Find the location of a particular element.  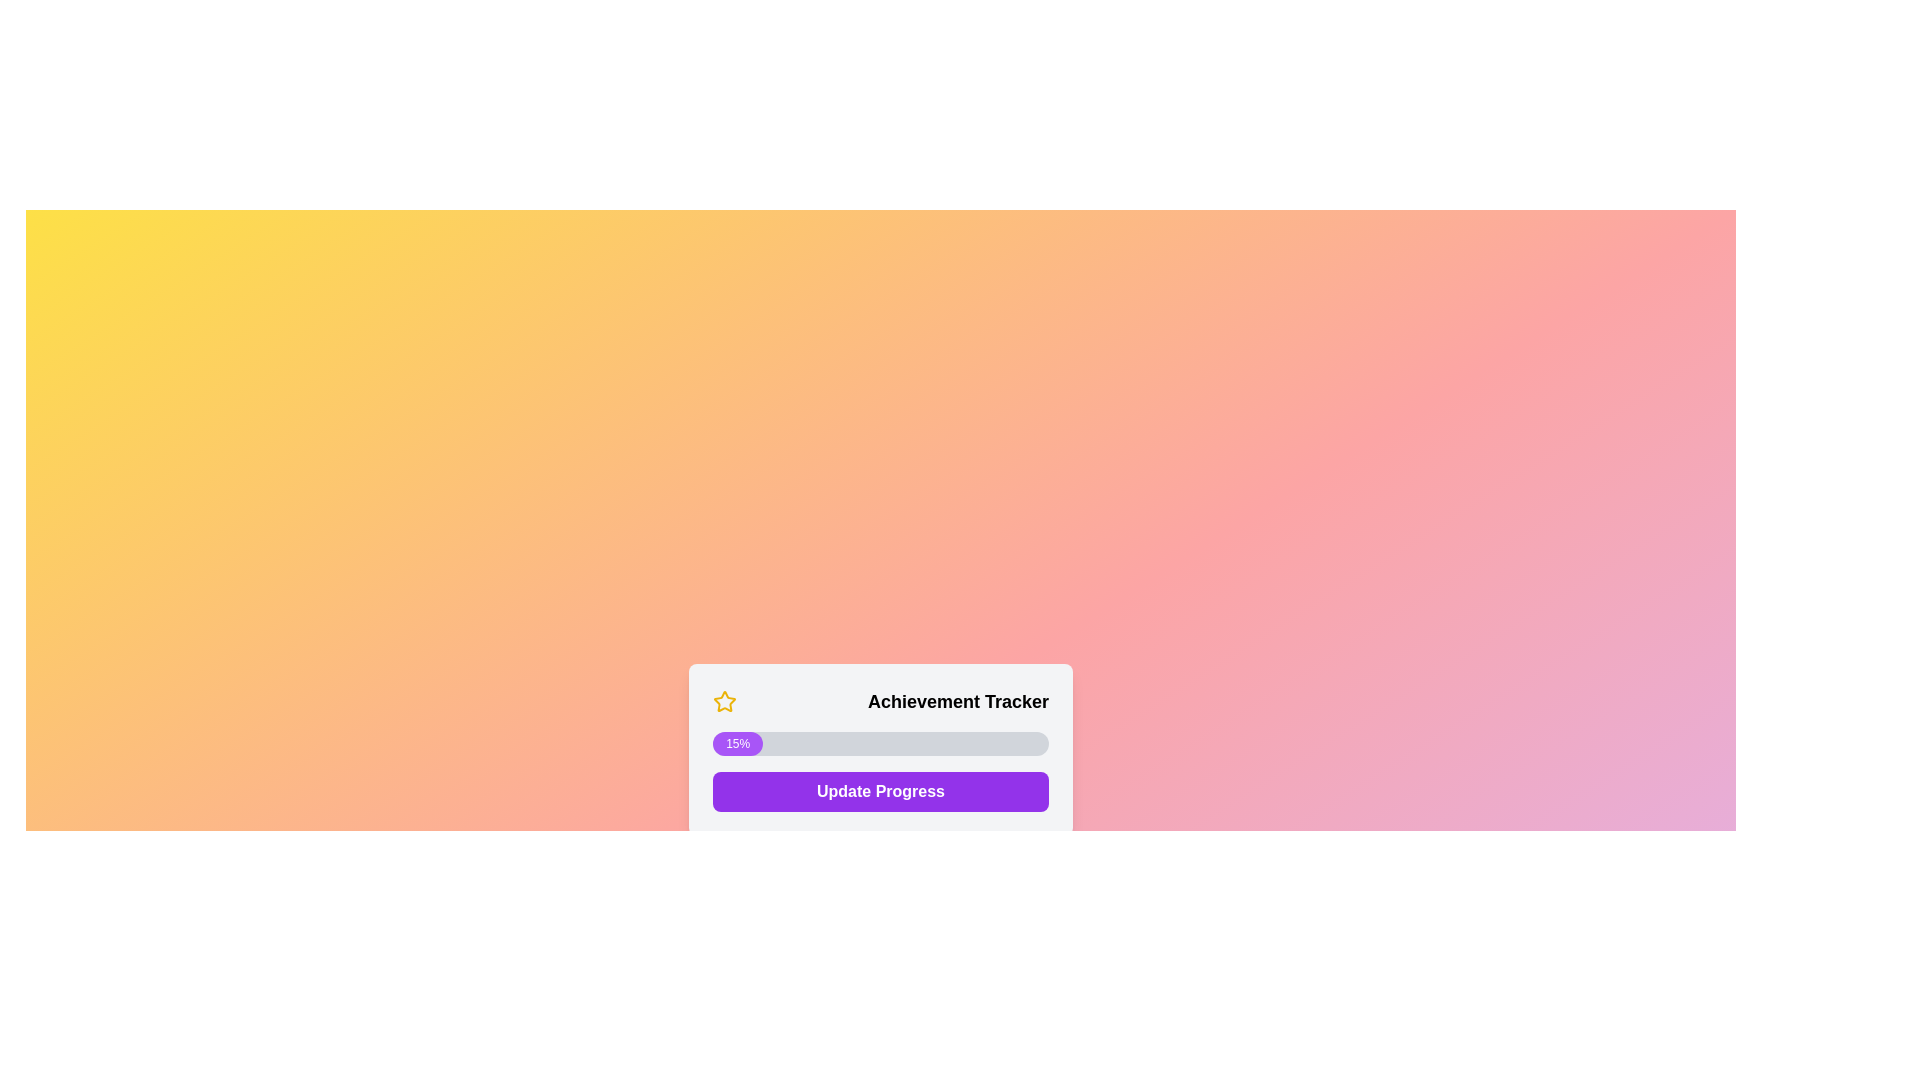

the 'Achievement Tracker' text label, which is bold and displays a star icon to the left, indicating a tracking feature is located at coordinates (880, 701).